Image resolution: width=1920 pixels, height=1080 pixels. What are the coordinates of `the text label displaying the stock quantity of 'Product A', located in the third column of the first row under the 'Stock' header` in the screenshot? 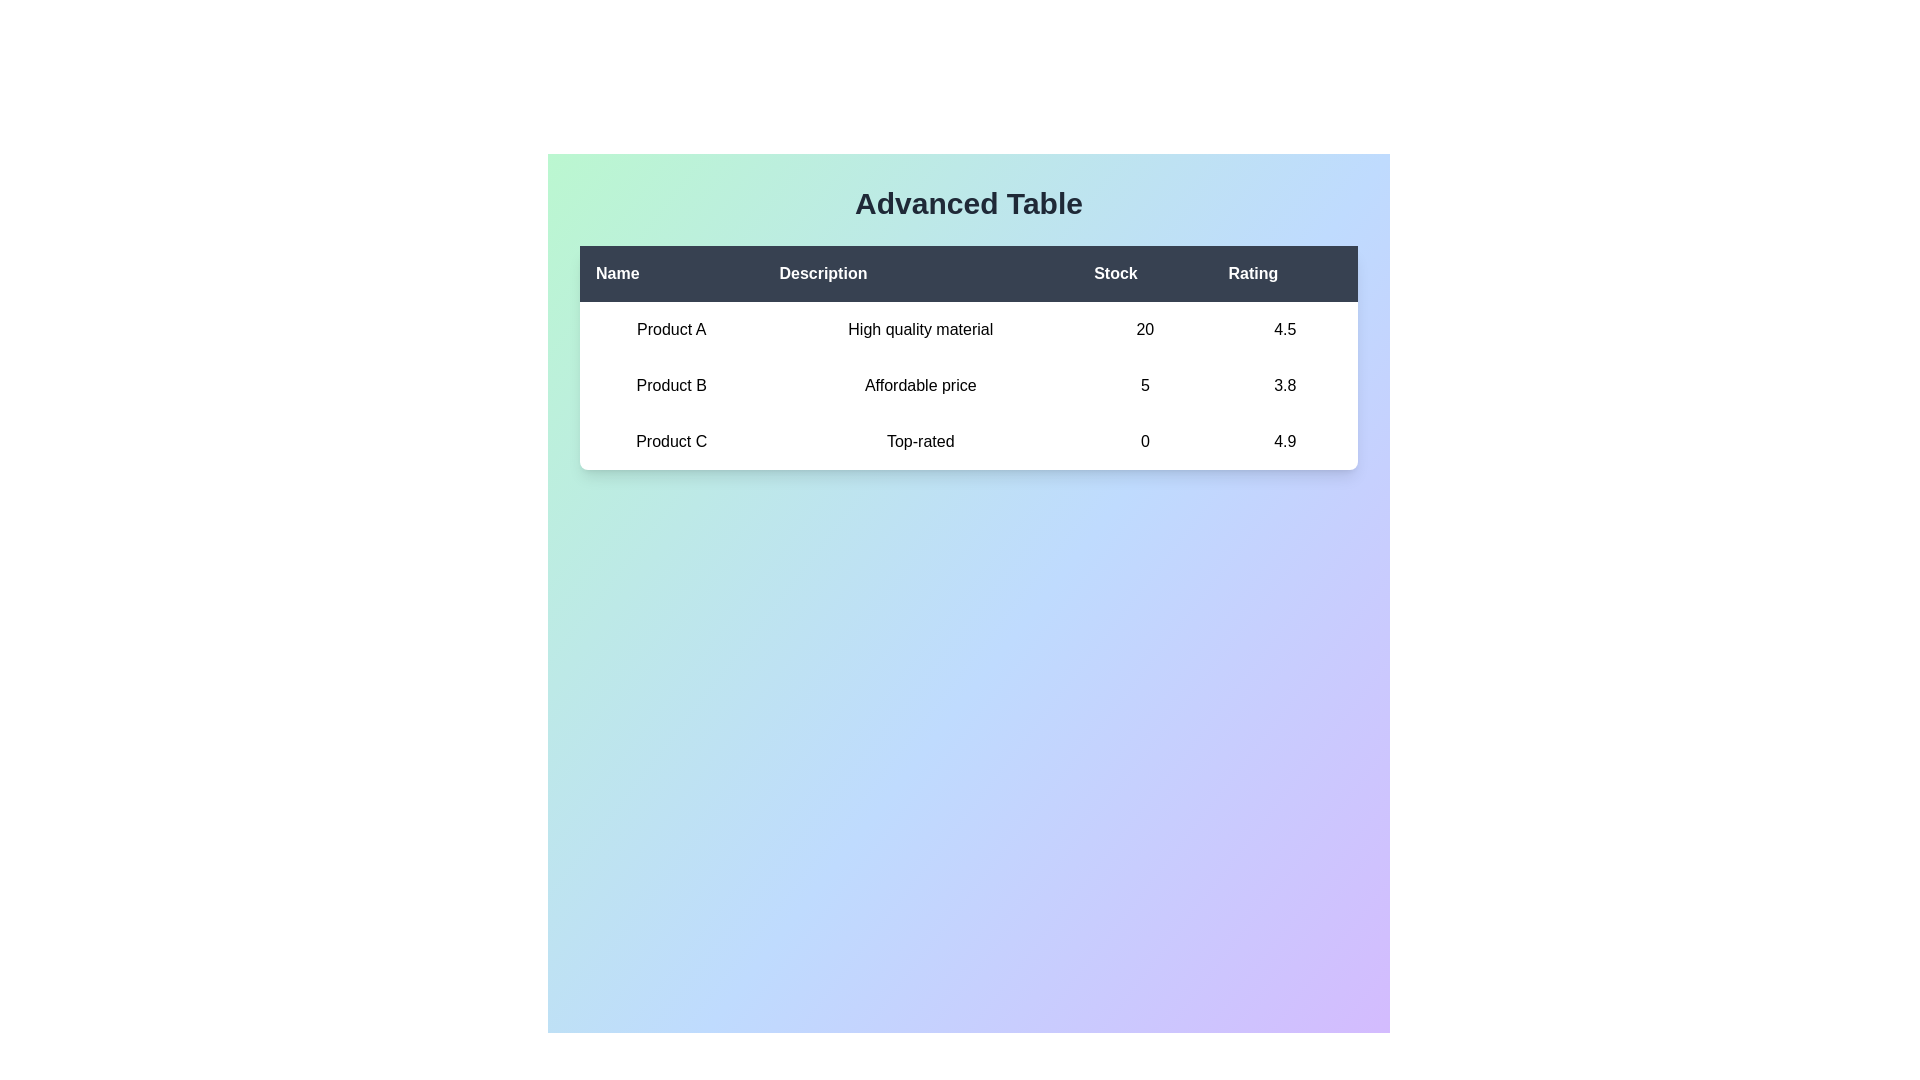 It's located at (1145, 329).